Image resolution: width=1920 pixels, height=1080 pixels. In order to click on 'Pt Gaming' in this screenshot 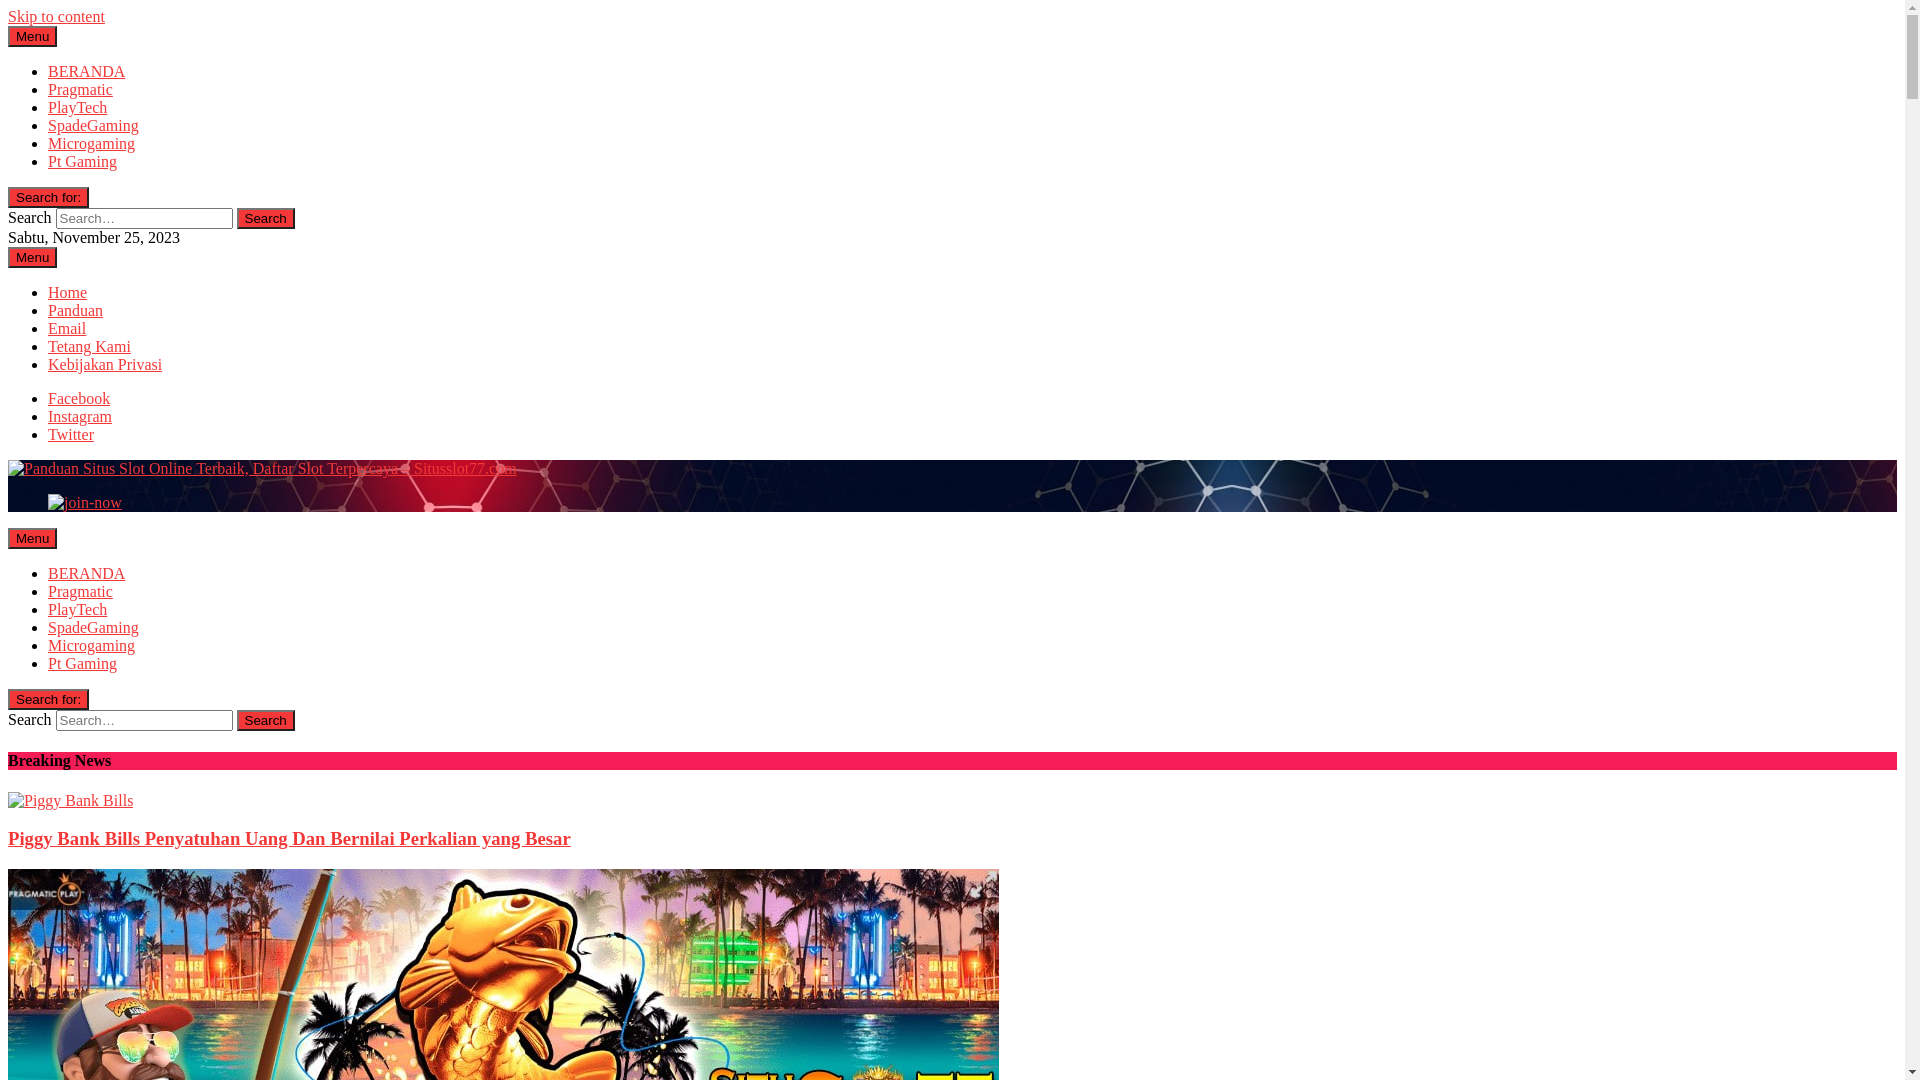, I will do `click(81, 160)`.